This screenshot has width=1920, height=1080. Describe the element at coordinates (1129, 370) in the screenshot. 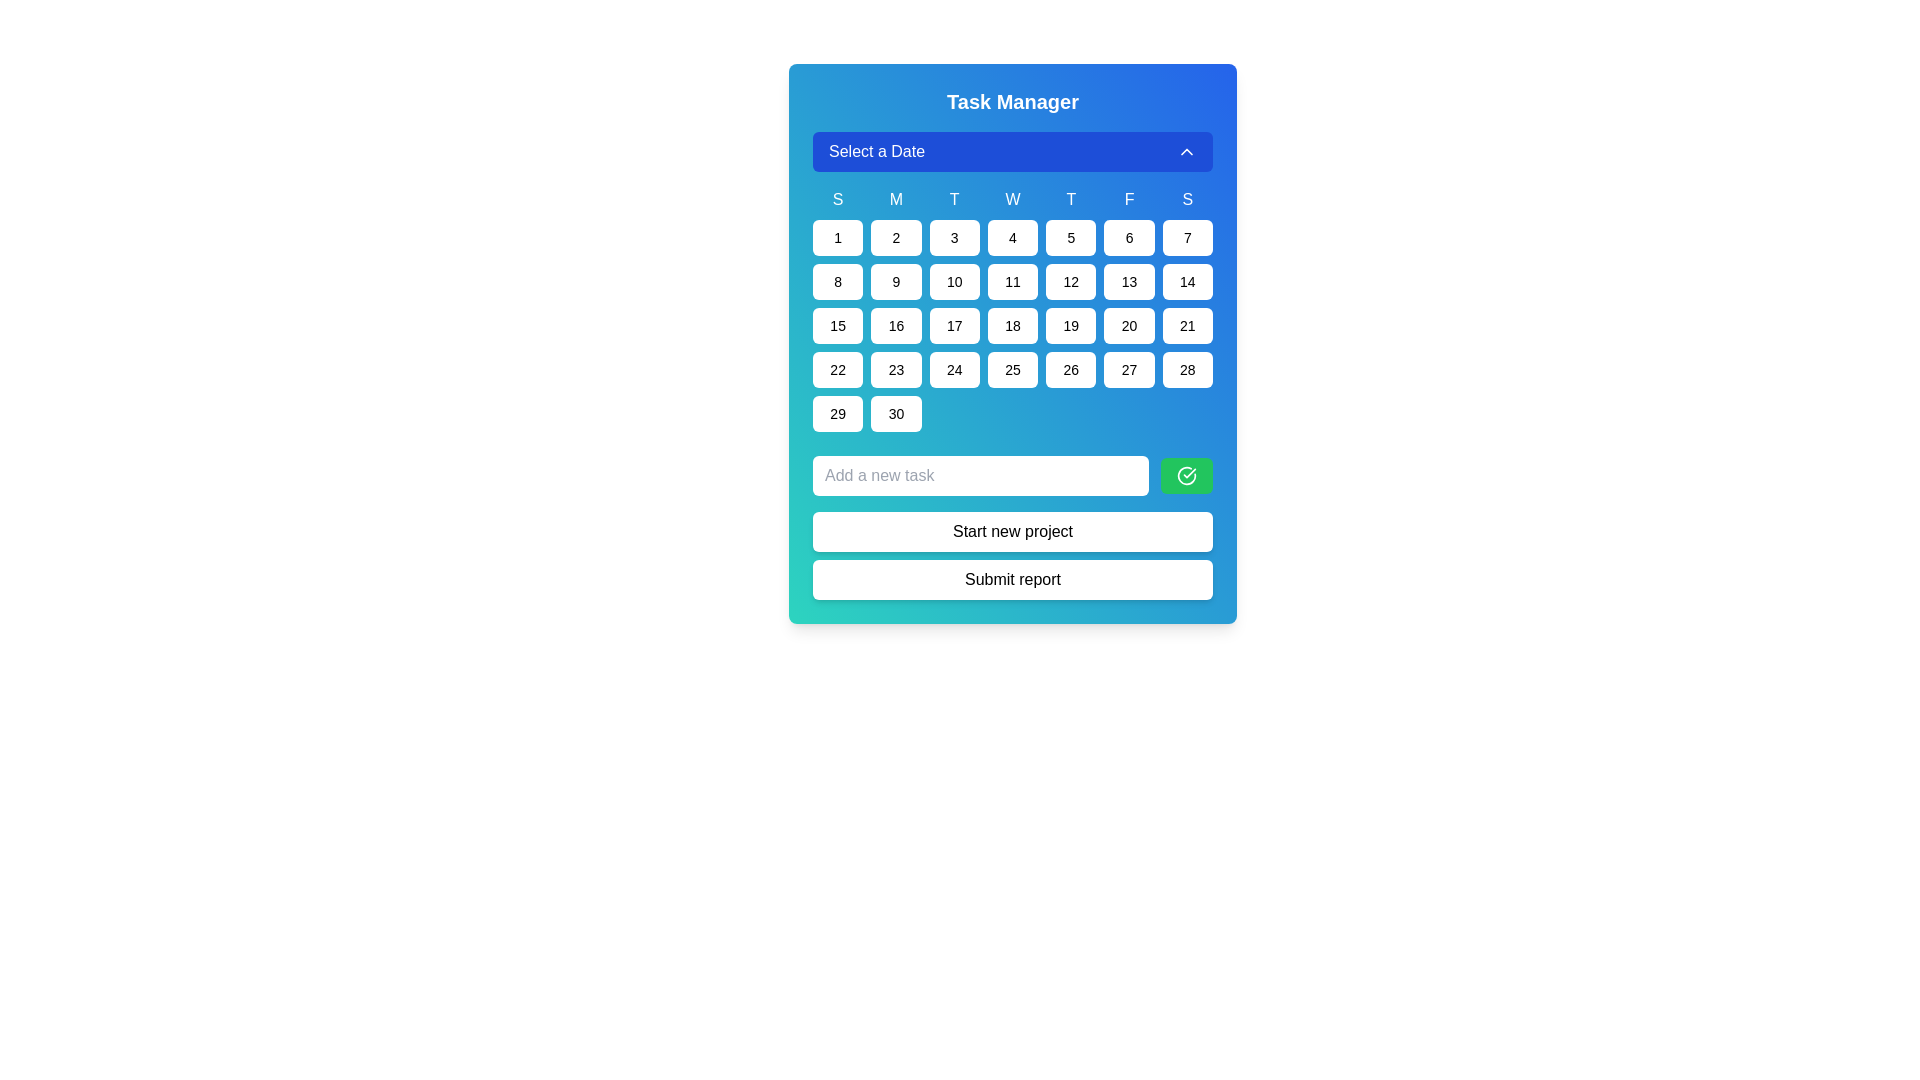

I see `the button representing the date '27' in the bottom-right corner of the calendar interface` at that location.